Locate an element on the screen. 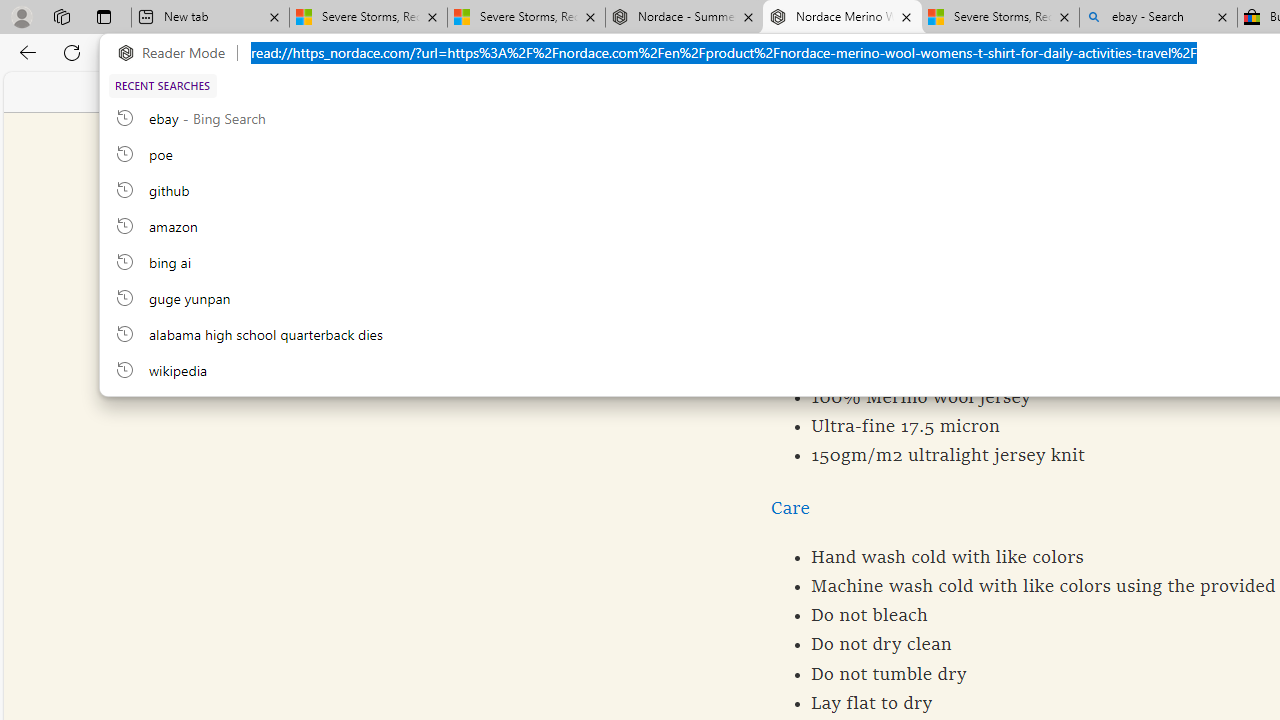  'Care' is located at coordinates (789, 507).